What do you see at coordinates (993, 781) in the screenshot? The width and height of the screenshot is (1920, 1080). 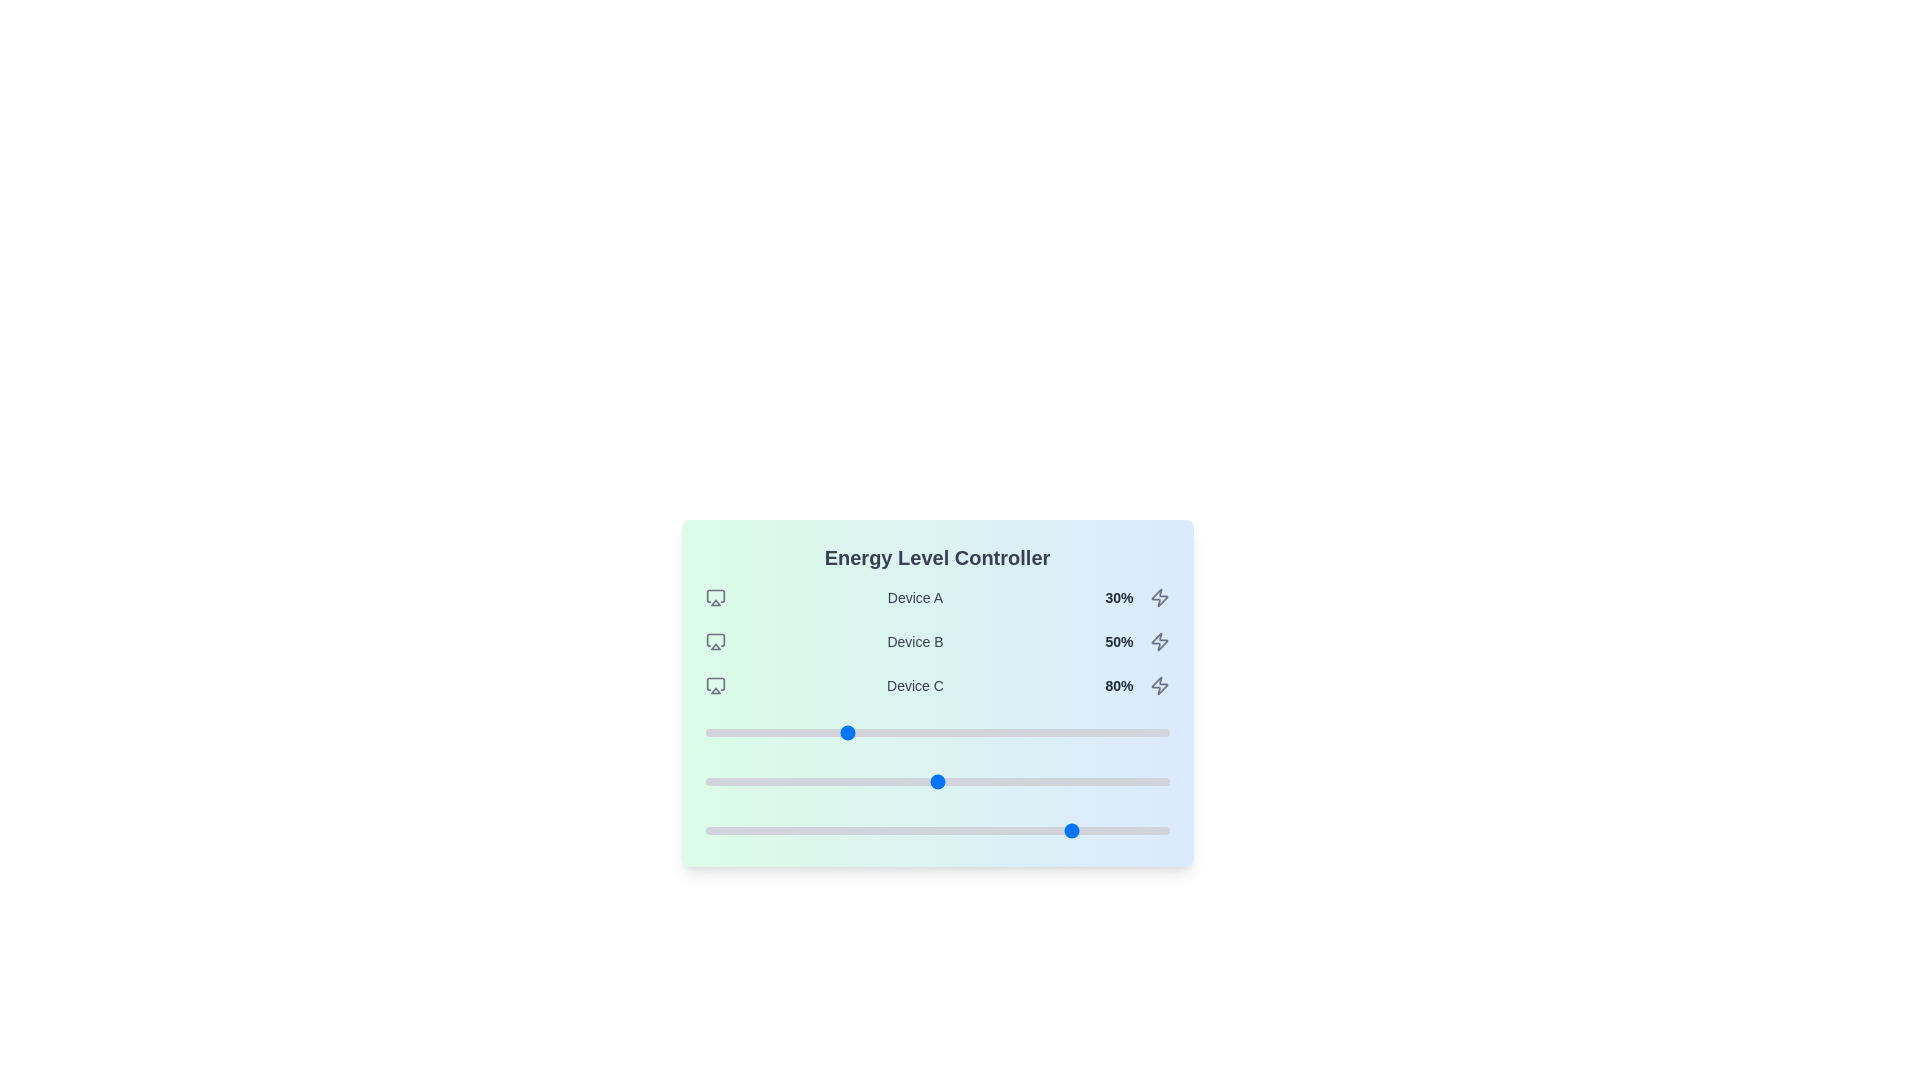 I see `the slider for Device B to set its energy level to 62%` at bounding box center [993, 781].